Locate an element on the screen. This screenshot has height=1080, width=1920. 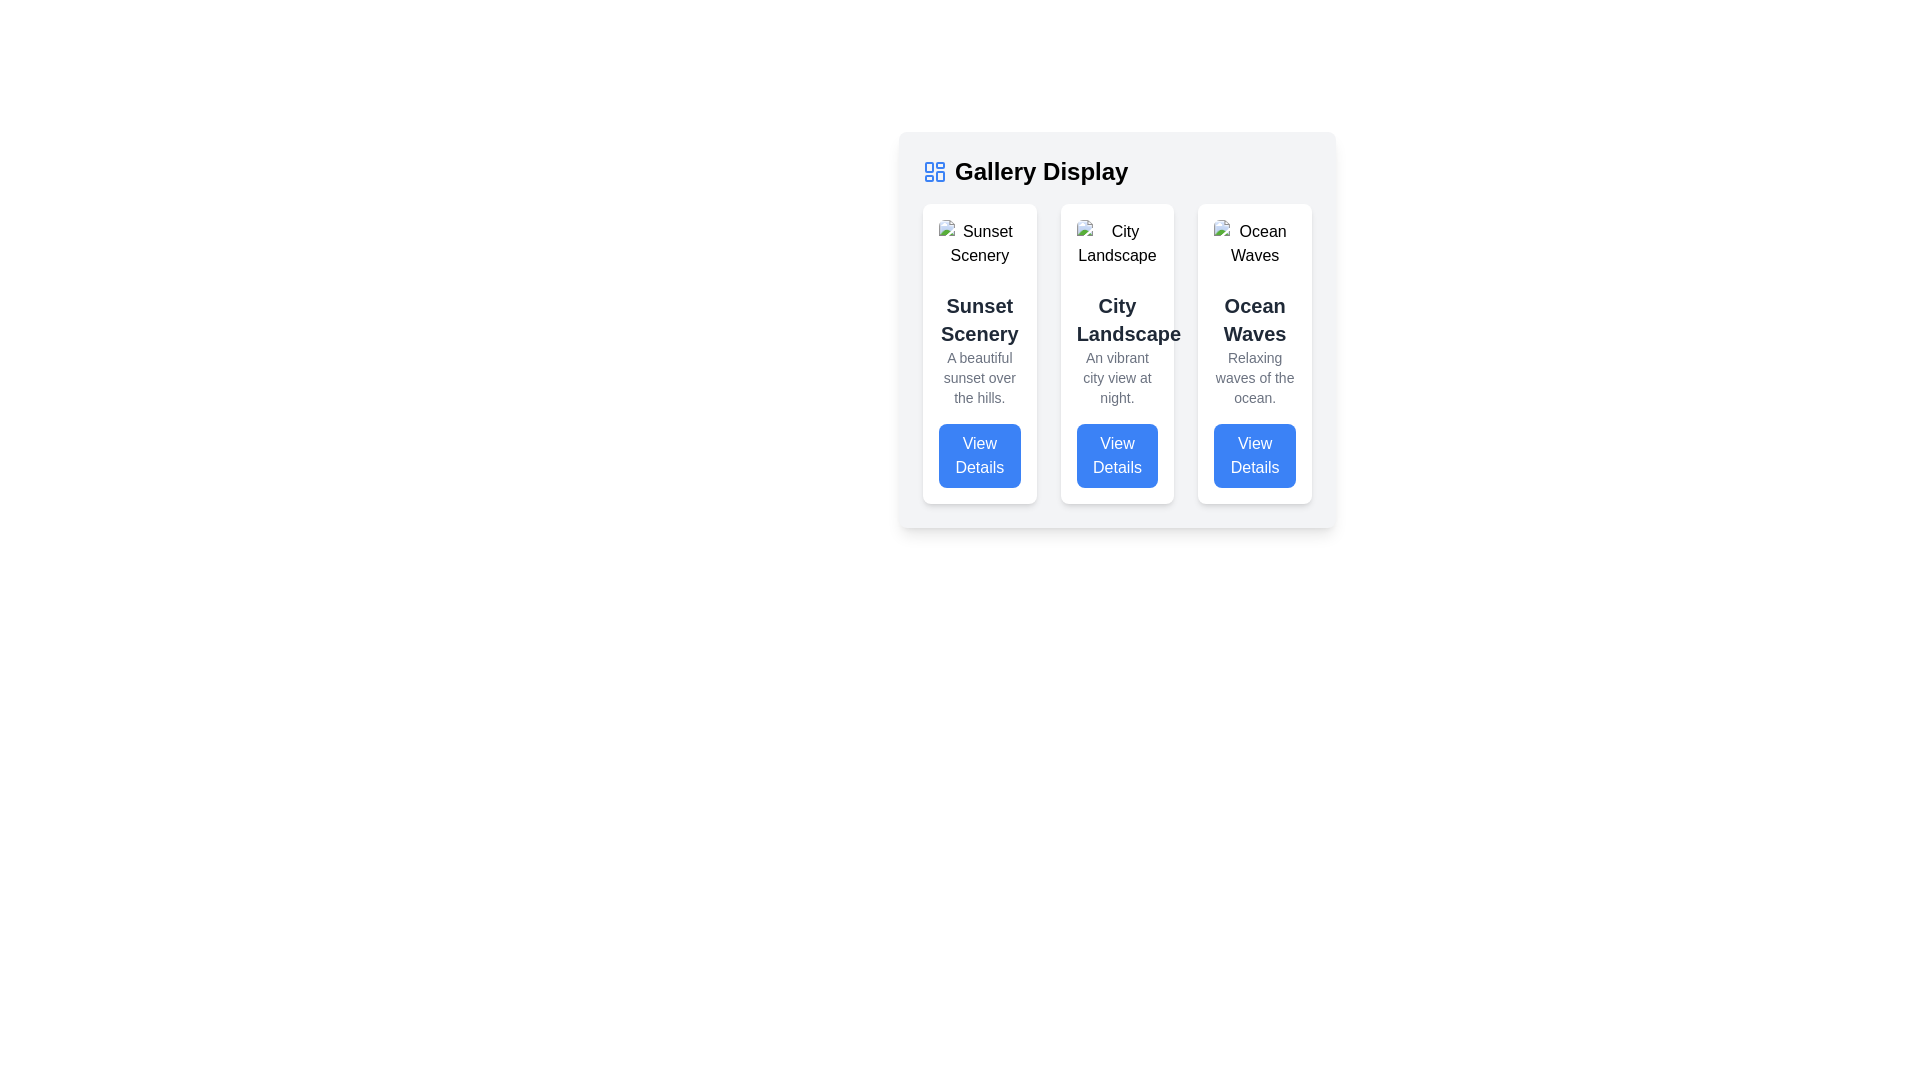
the Text Label that denotes 'Sunset Scenery' to enhance visibility is located at coordinates (979, 319).